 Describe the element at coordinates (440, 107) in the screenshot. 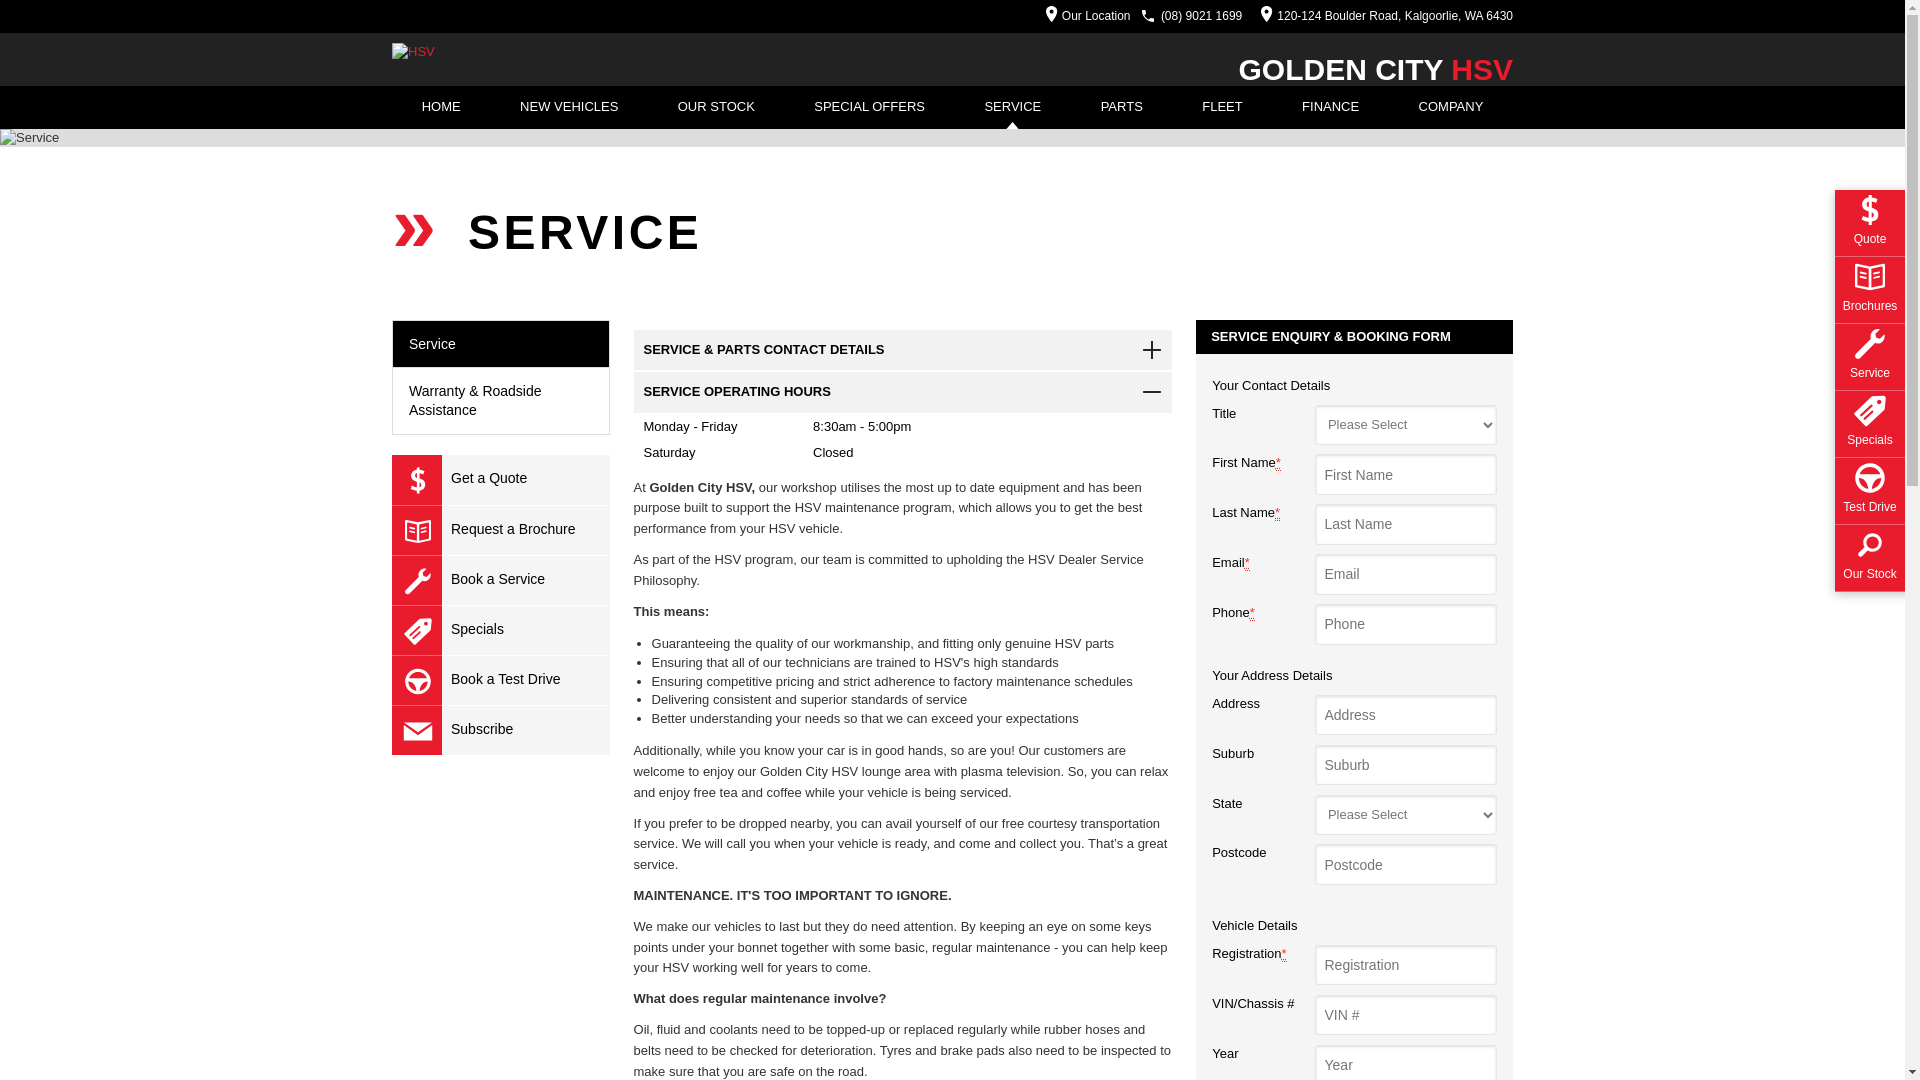

I see `'HOME'` at that location.